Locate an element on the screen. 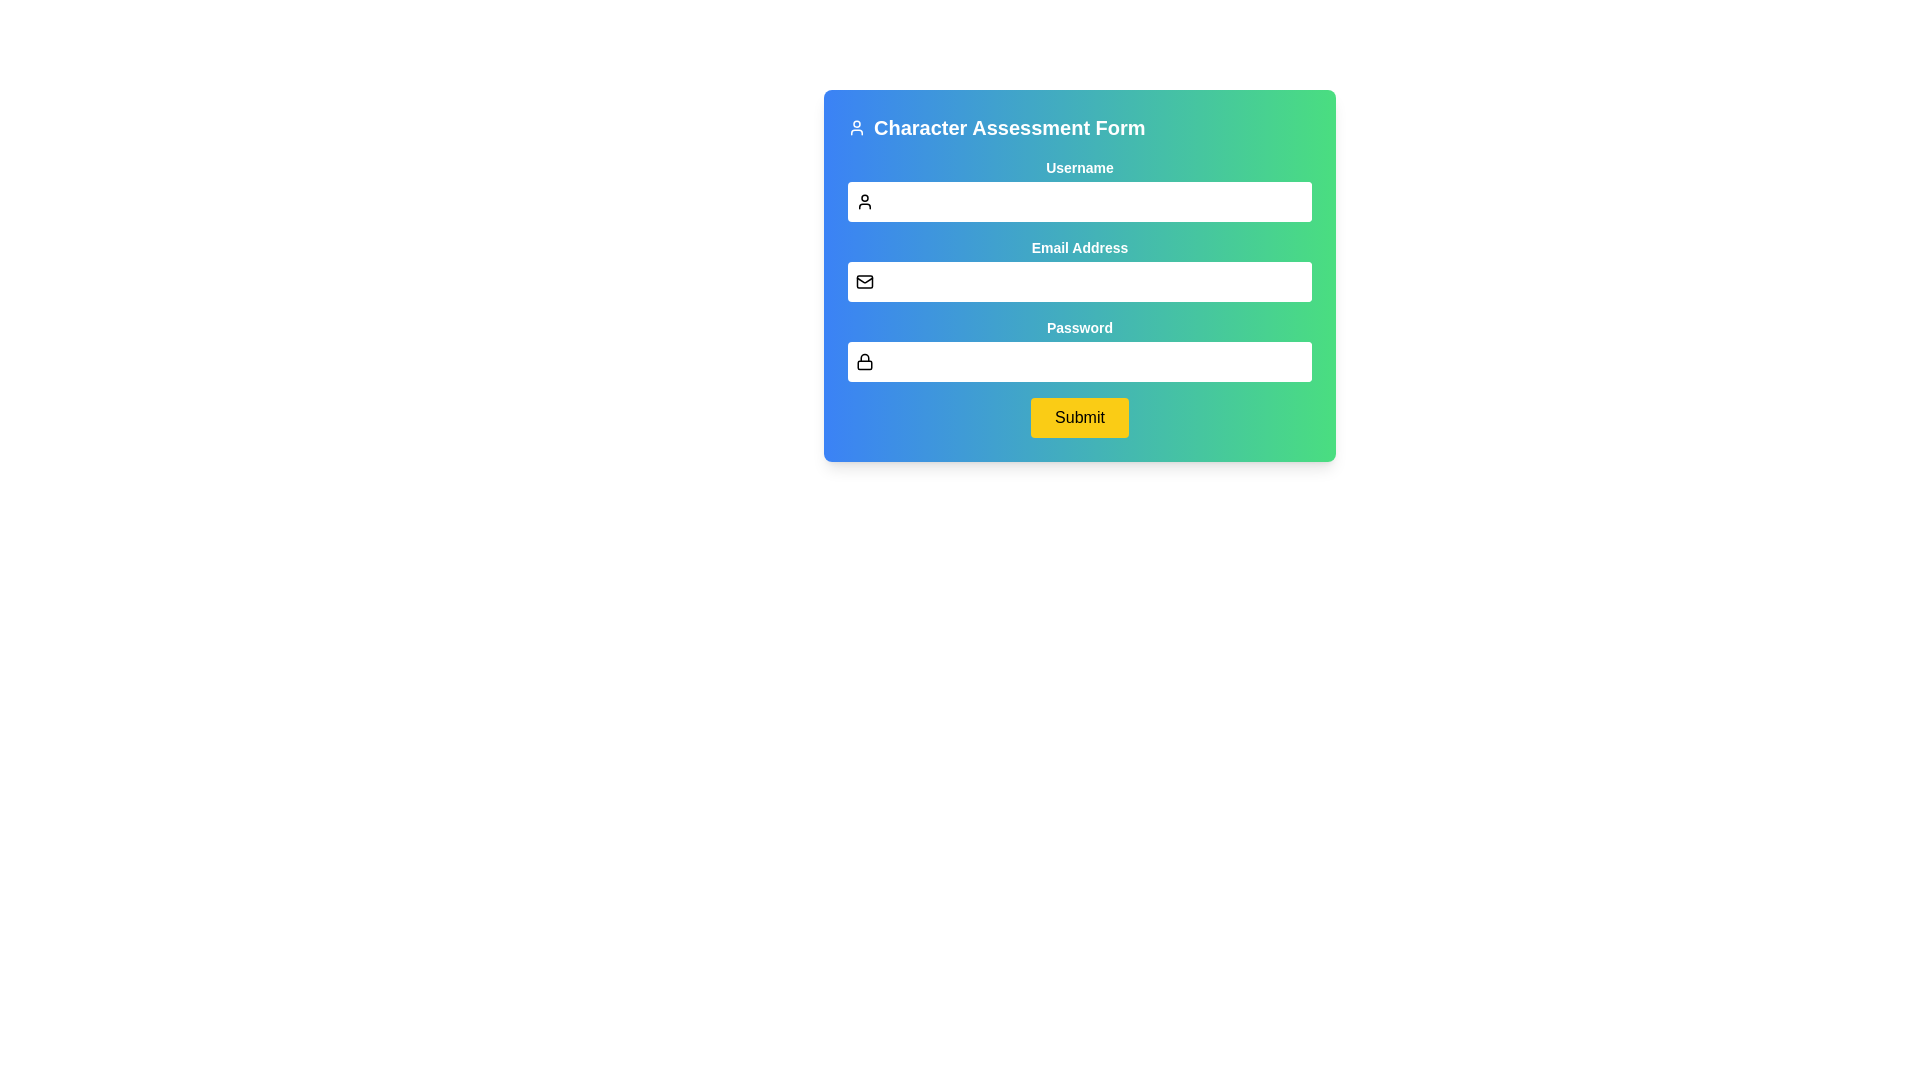  the envelope-shaped icon with a black outline and white background, located to the left of the email input field in the 'Email Address' form row is located at coordinates (864, 281).